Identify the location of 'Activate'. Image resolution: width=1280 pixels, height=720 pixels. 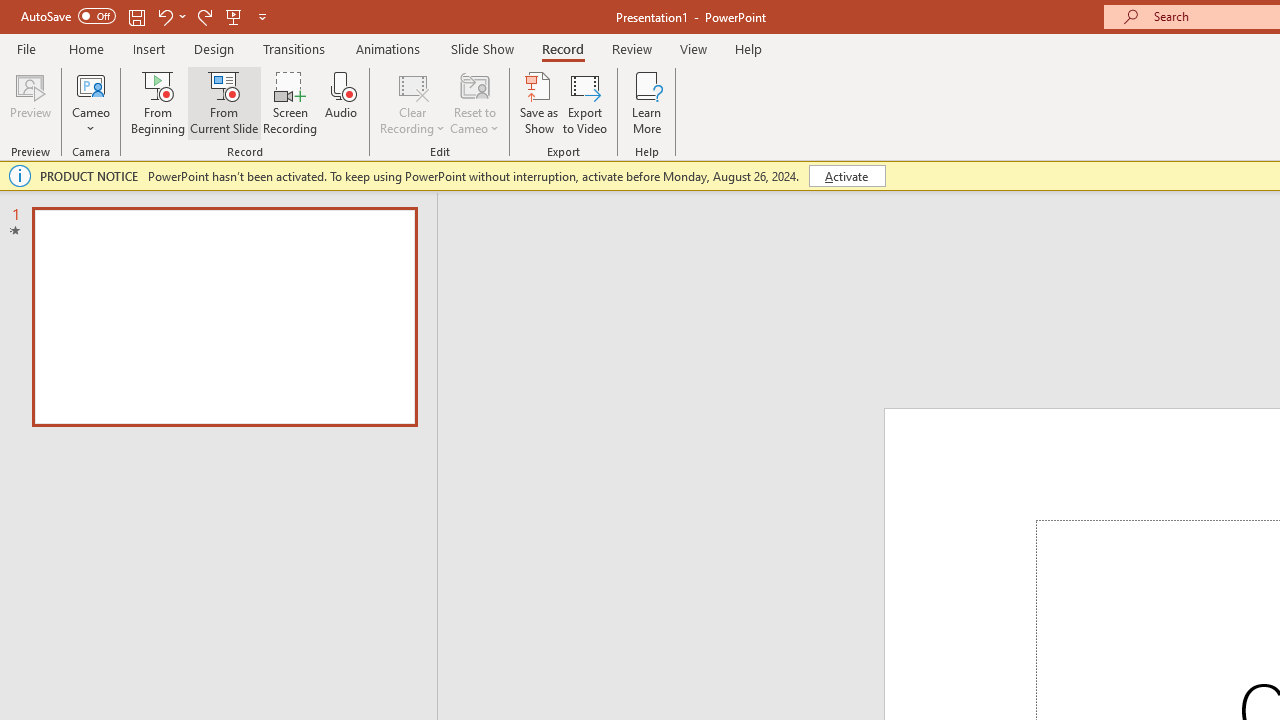
(847, 175).